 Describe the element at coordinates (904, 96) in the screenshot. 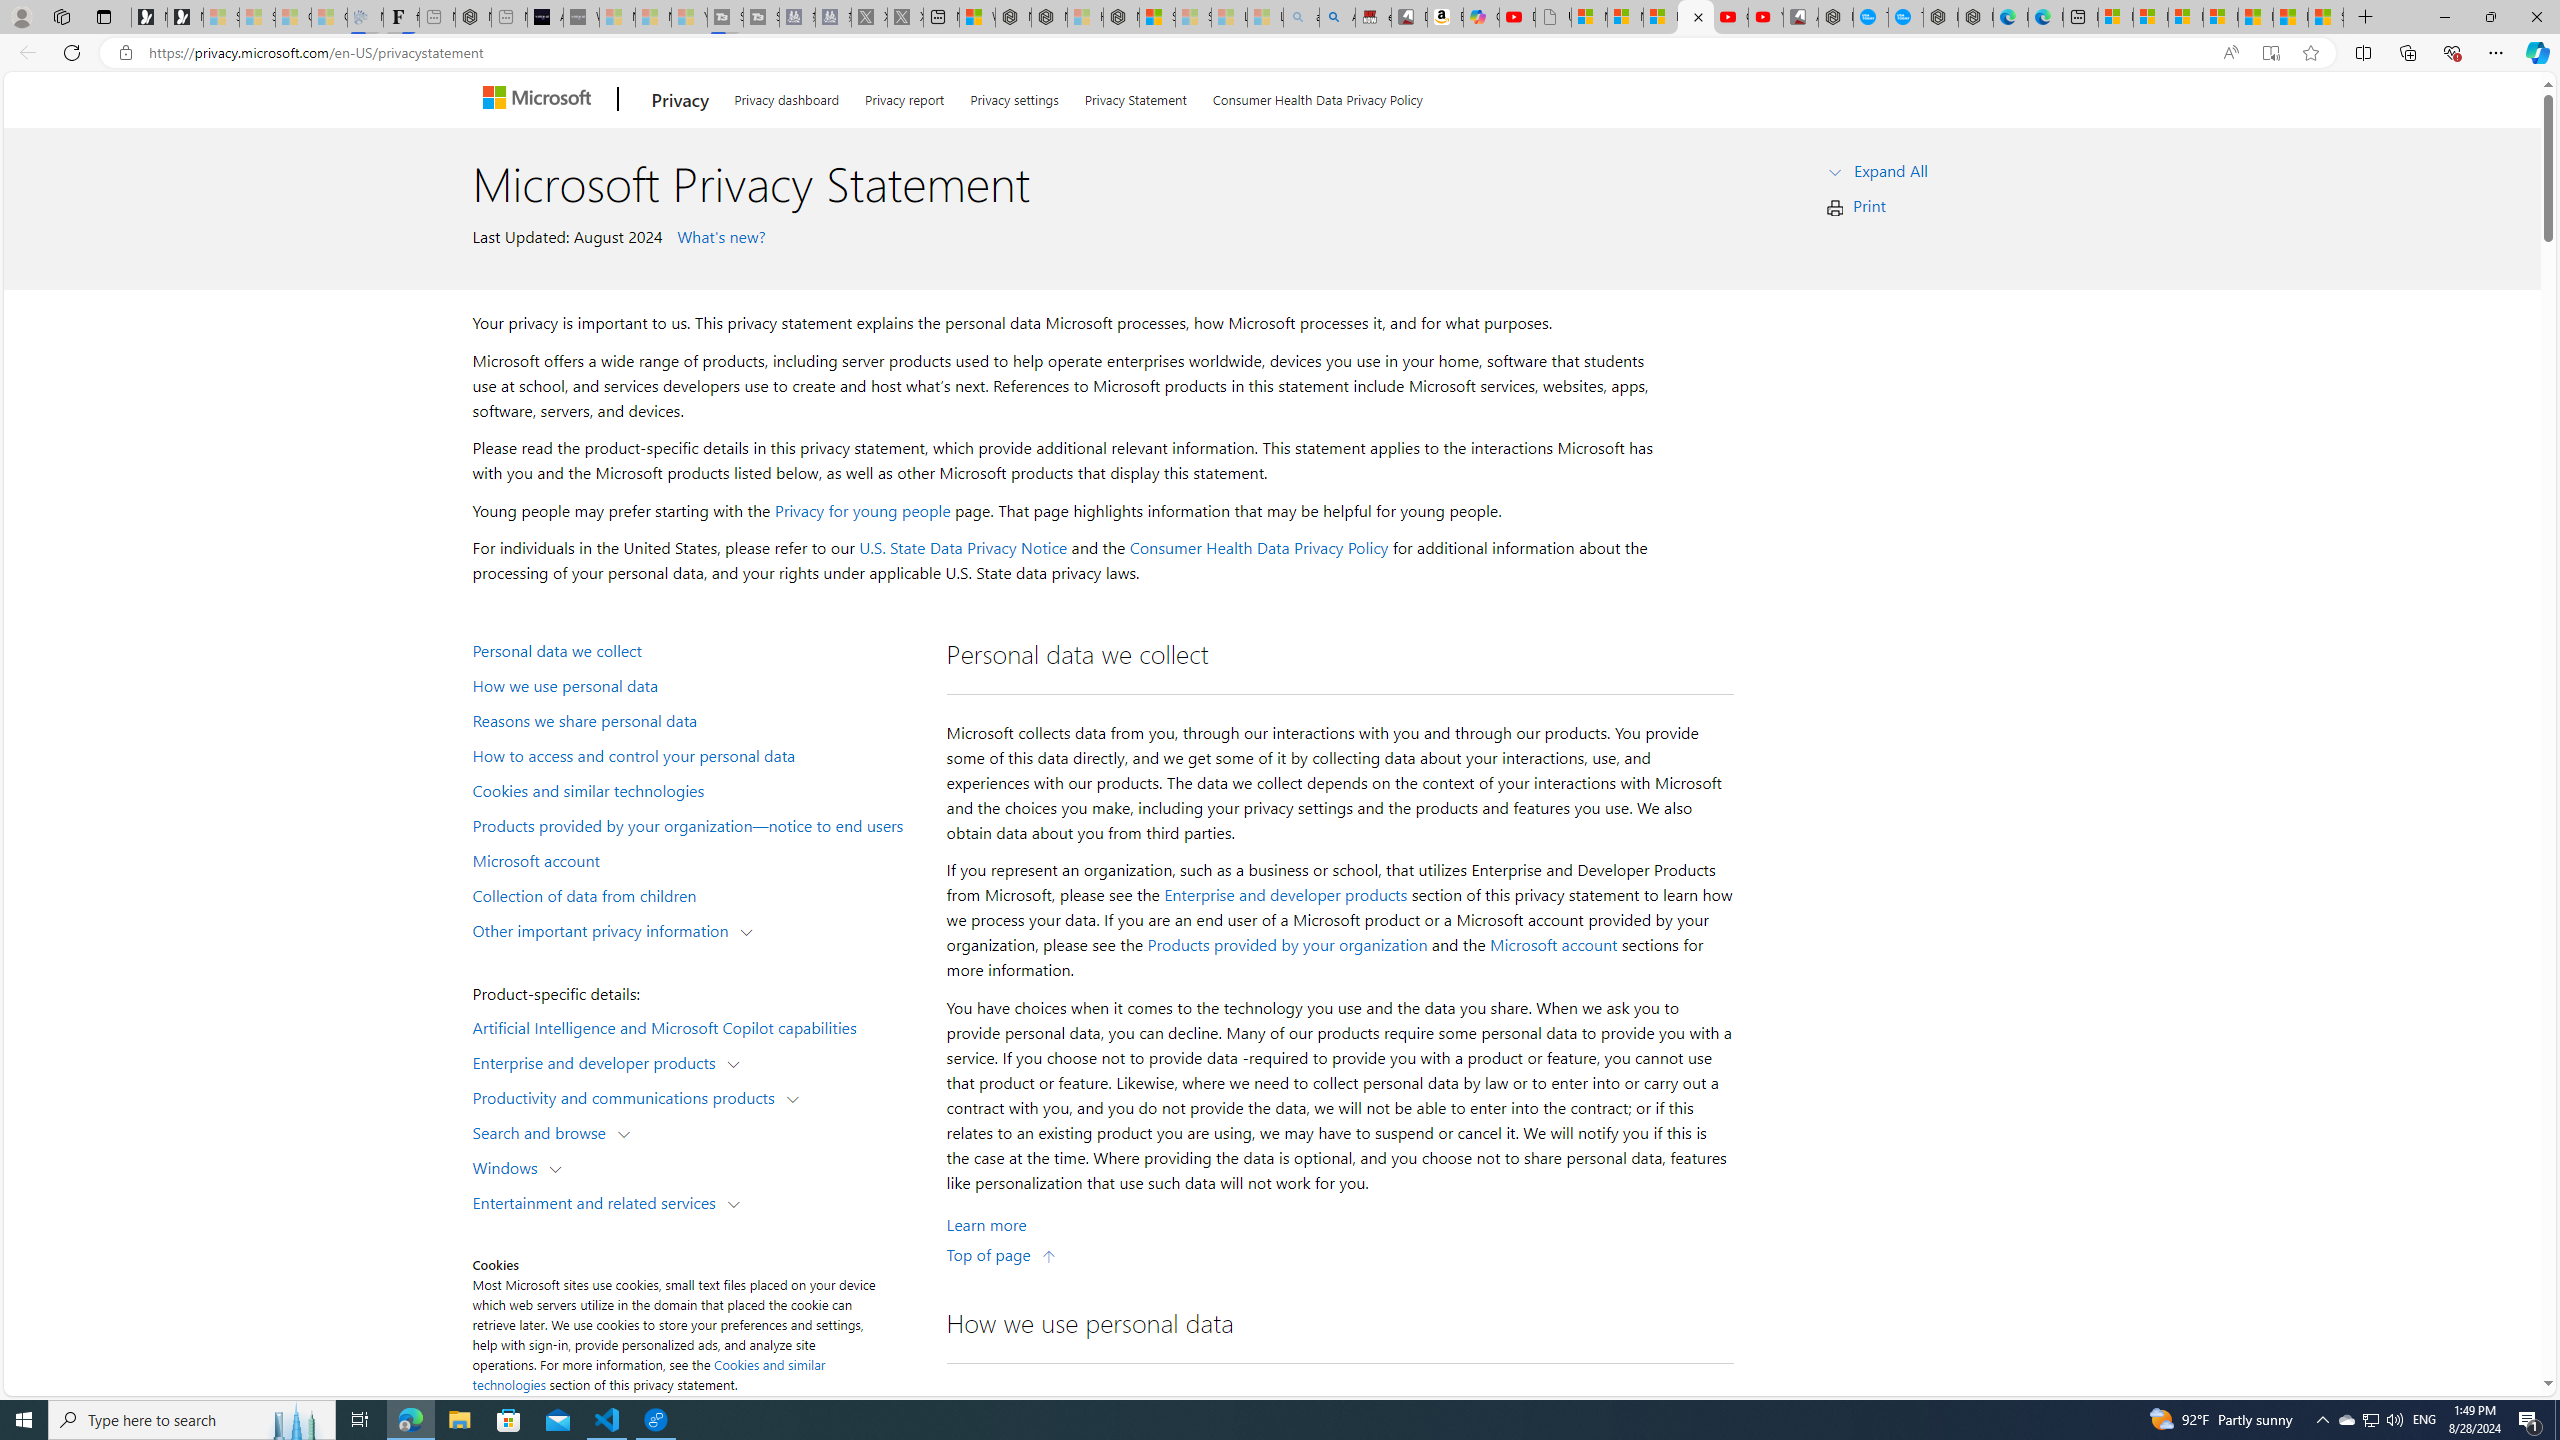

I see `'Privacy report'` at that location.